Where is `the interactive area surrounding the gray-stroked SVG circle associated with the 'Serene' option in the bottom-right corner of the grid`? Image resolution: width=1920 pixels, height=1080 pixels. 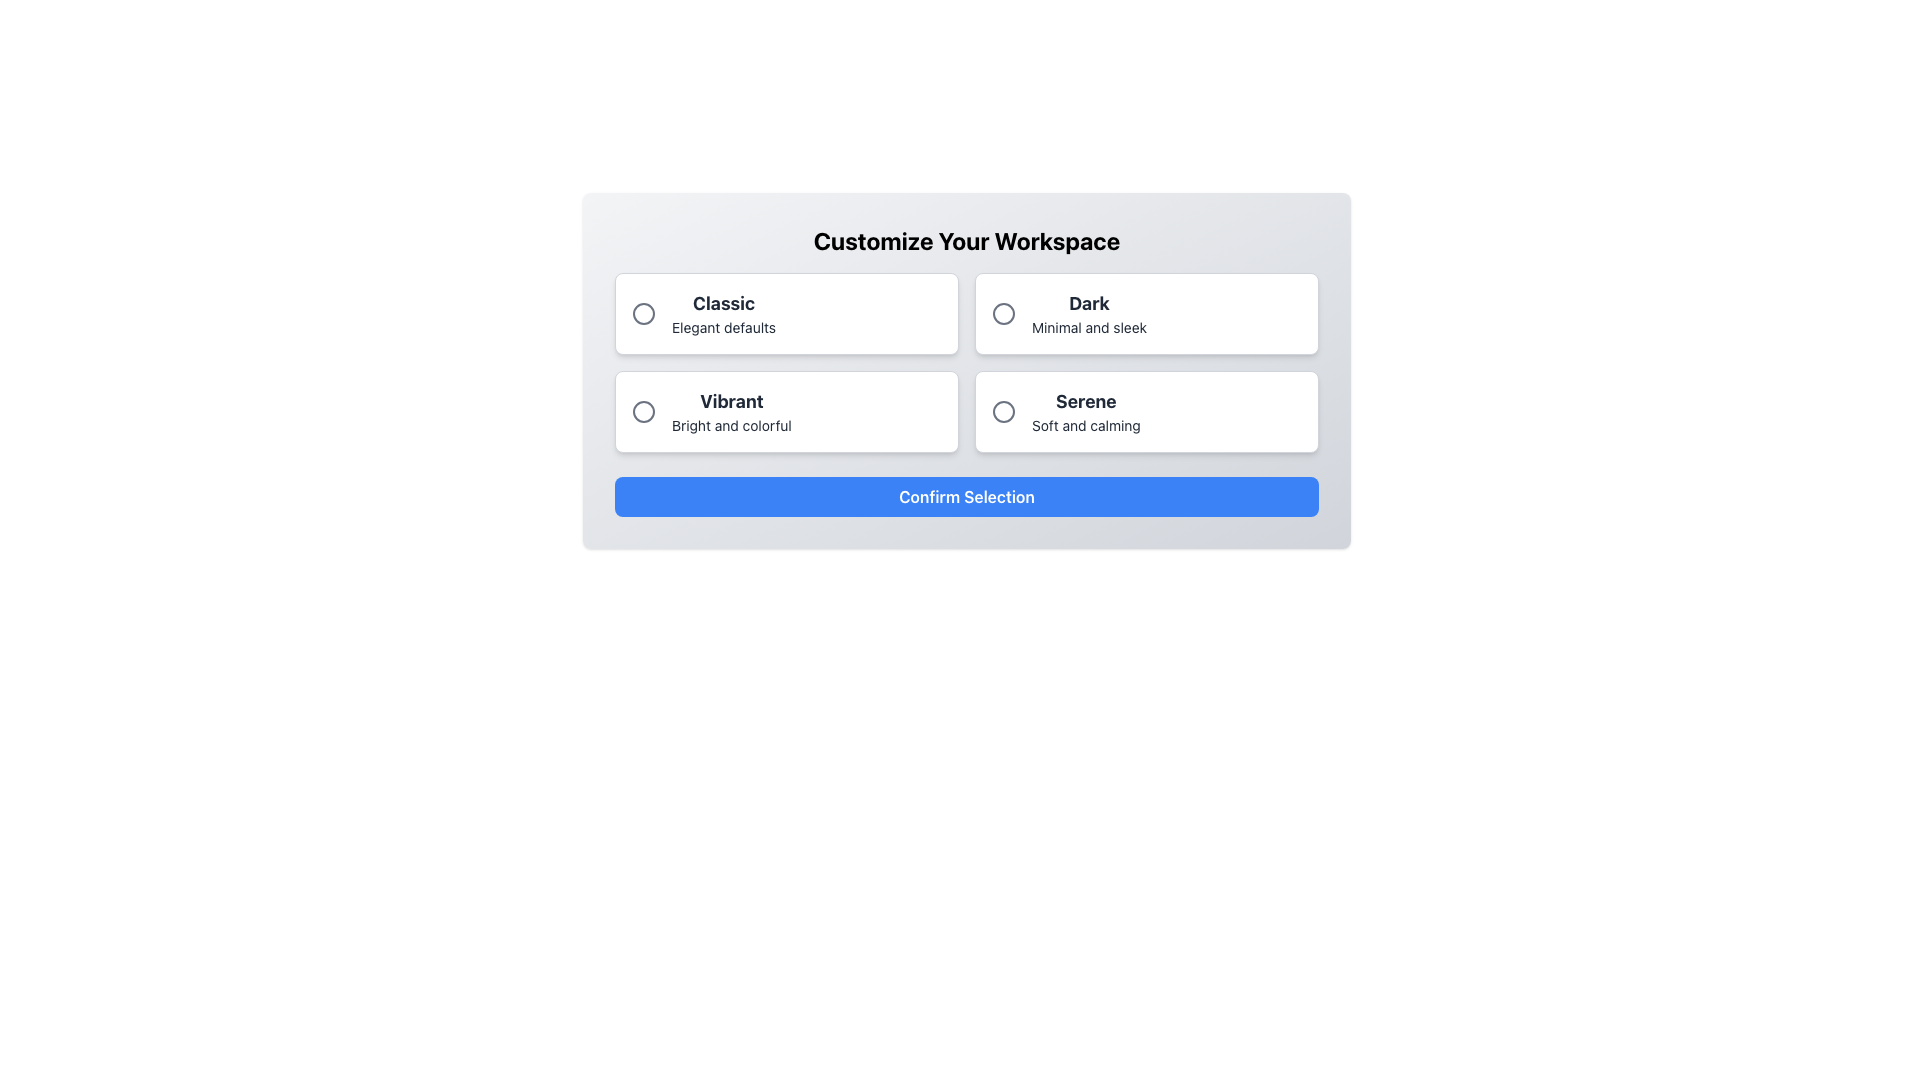 the interactive area surrounding the gray-stroked SVG circle associated with the 'Serene' option in the bottom-right corner of the grid is located at coordinates (1003, 411).